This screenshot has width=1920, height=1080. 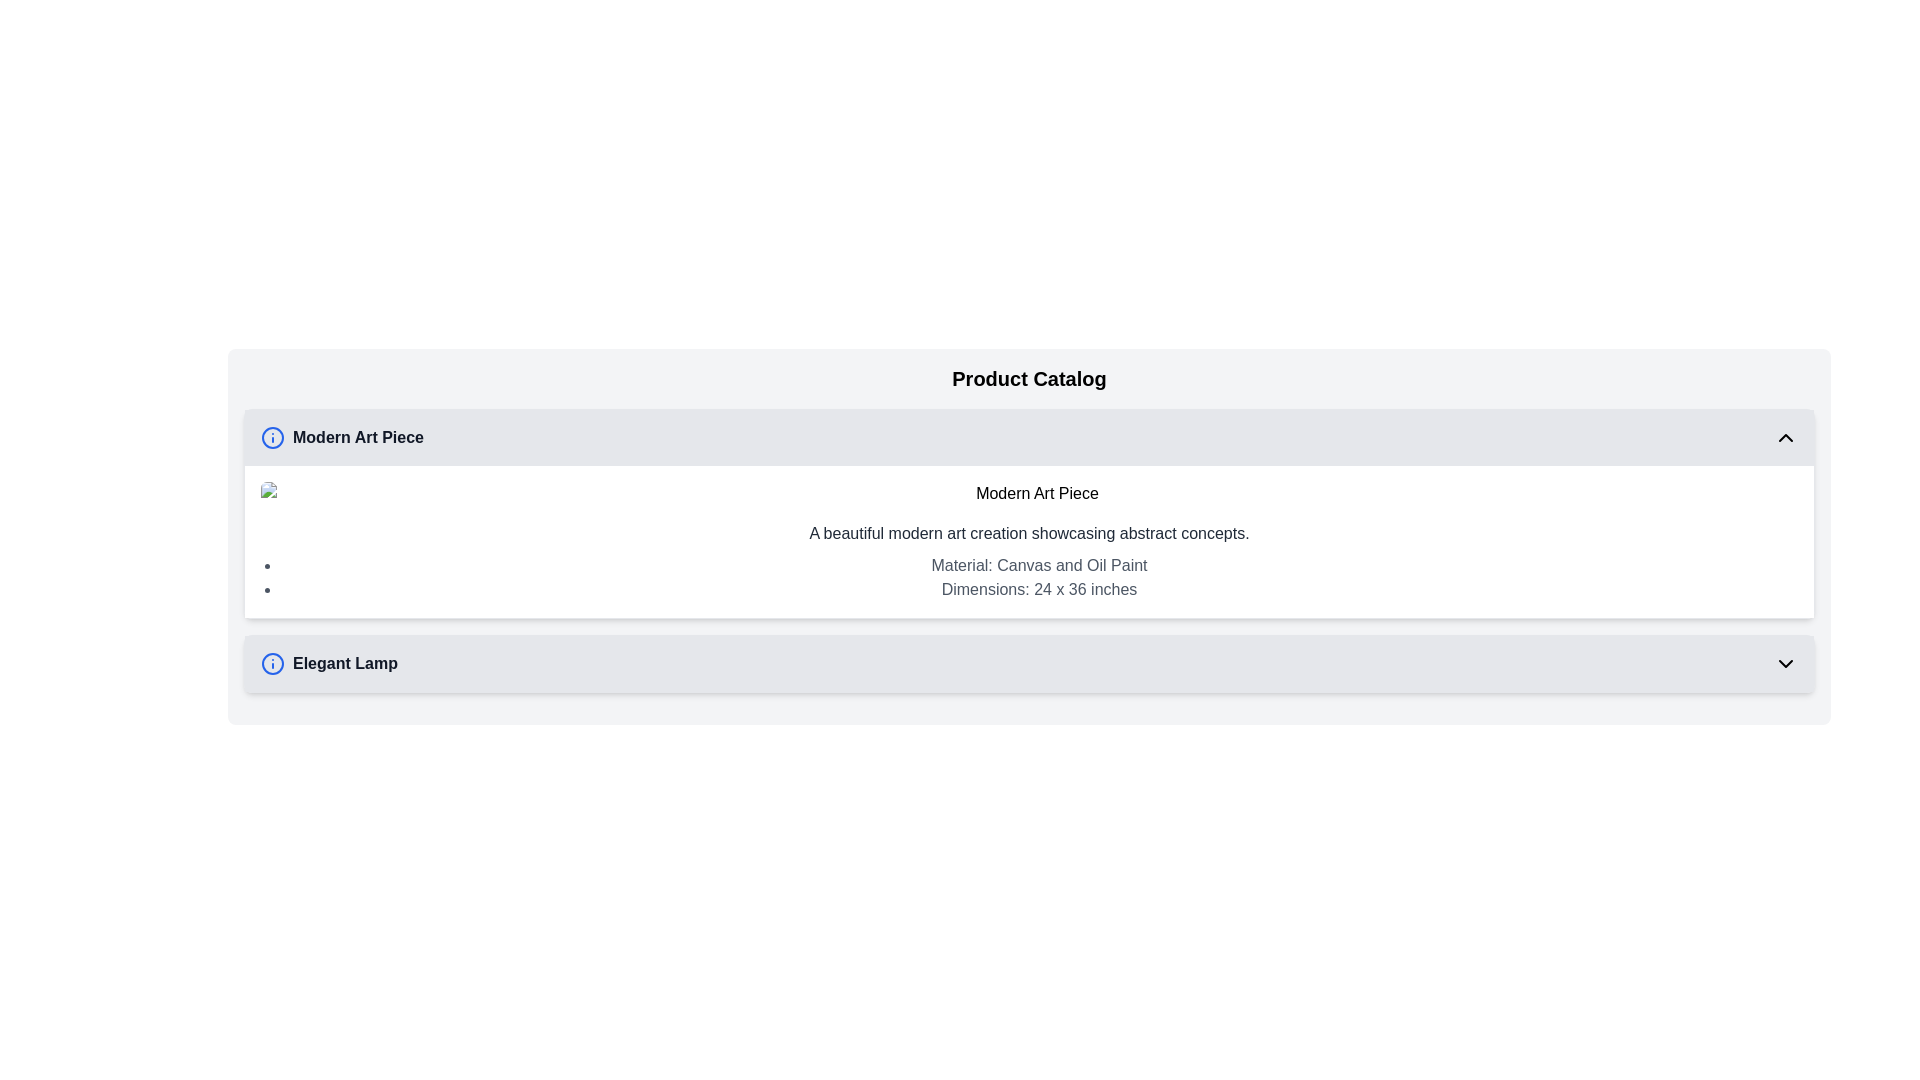 I want to click on the upward-facing chevron arrow icon with a black outline located in the header bar labeled 'Modern Art Piece', so click(x=1785, y=437).